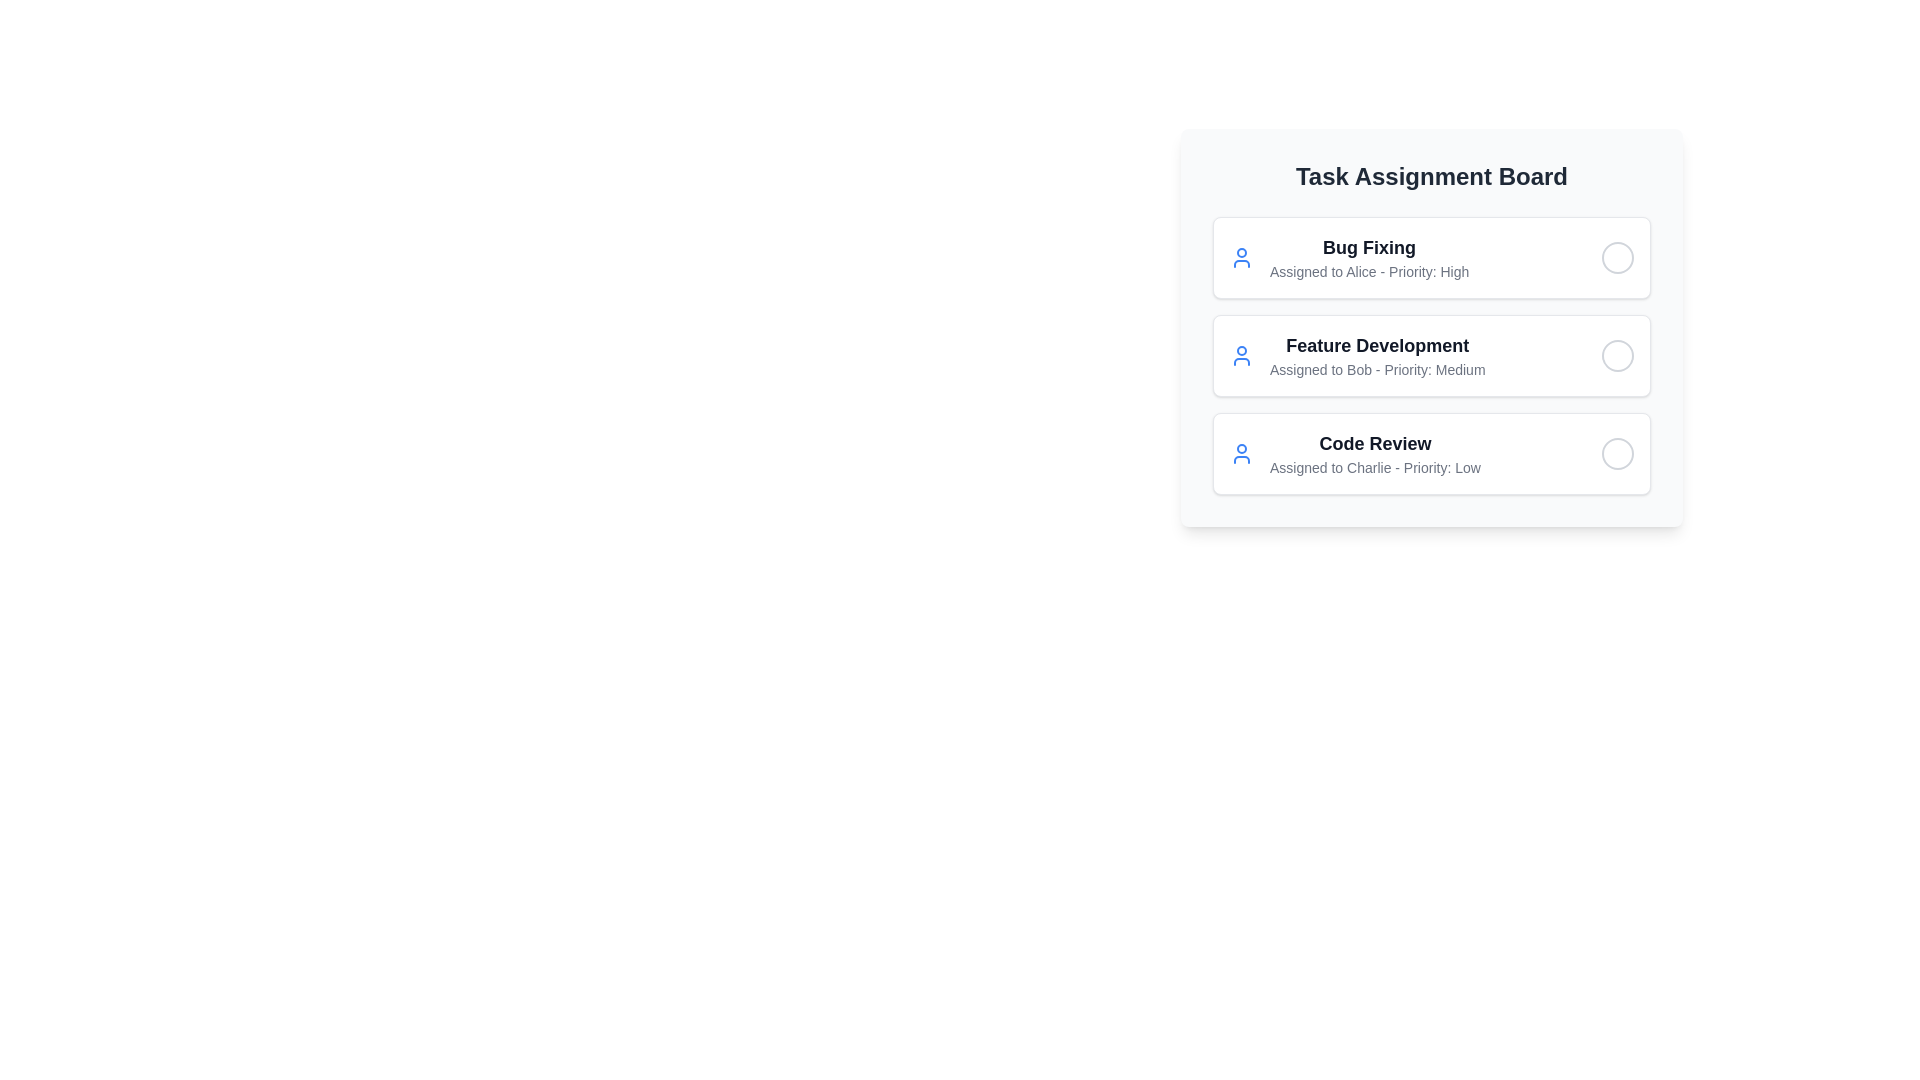 The width and height of the screenshot is (1920, 1080). I want to click on the 'Bug Fixing' text label, which is styled in bold and large dark gray font, located at the top of the task items list in the Task Assignment Board, so click(1368, 246).